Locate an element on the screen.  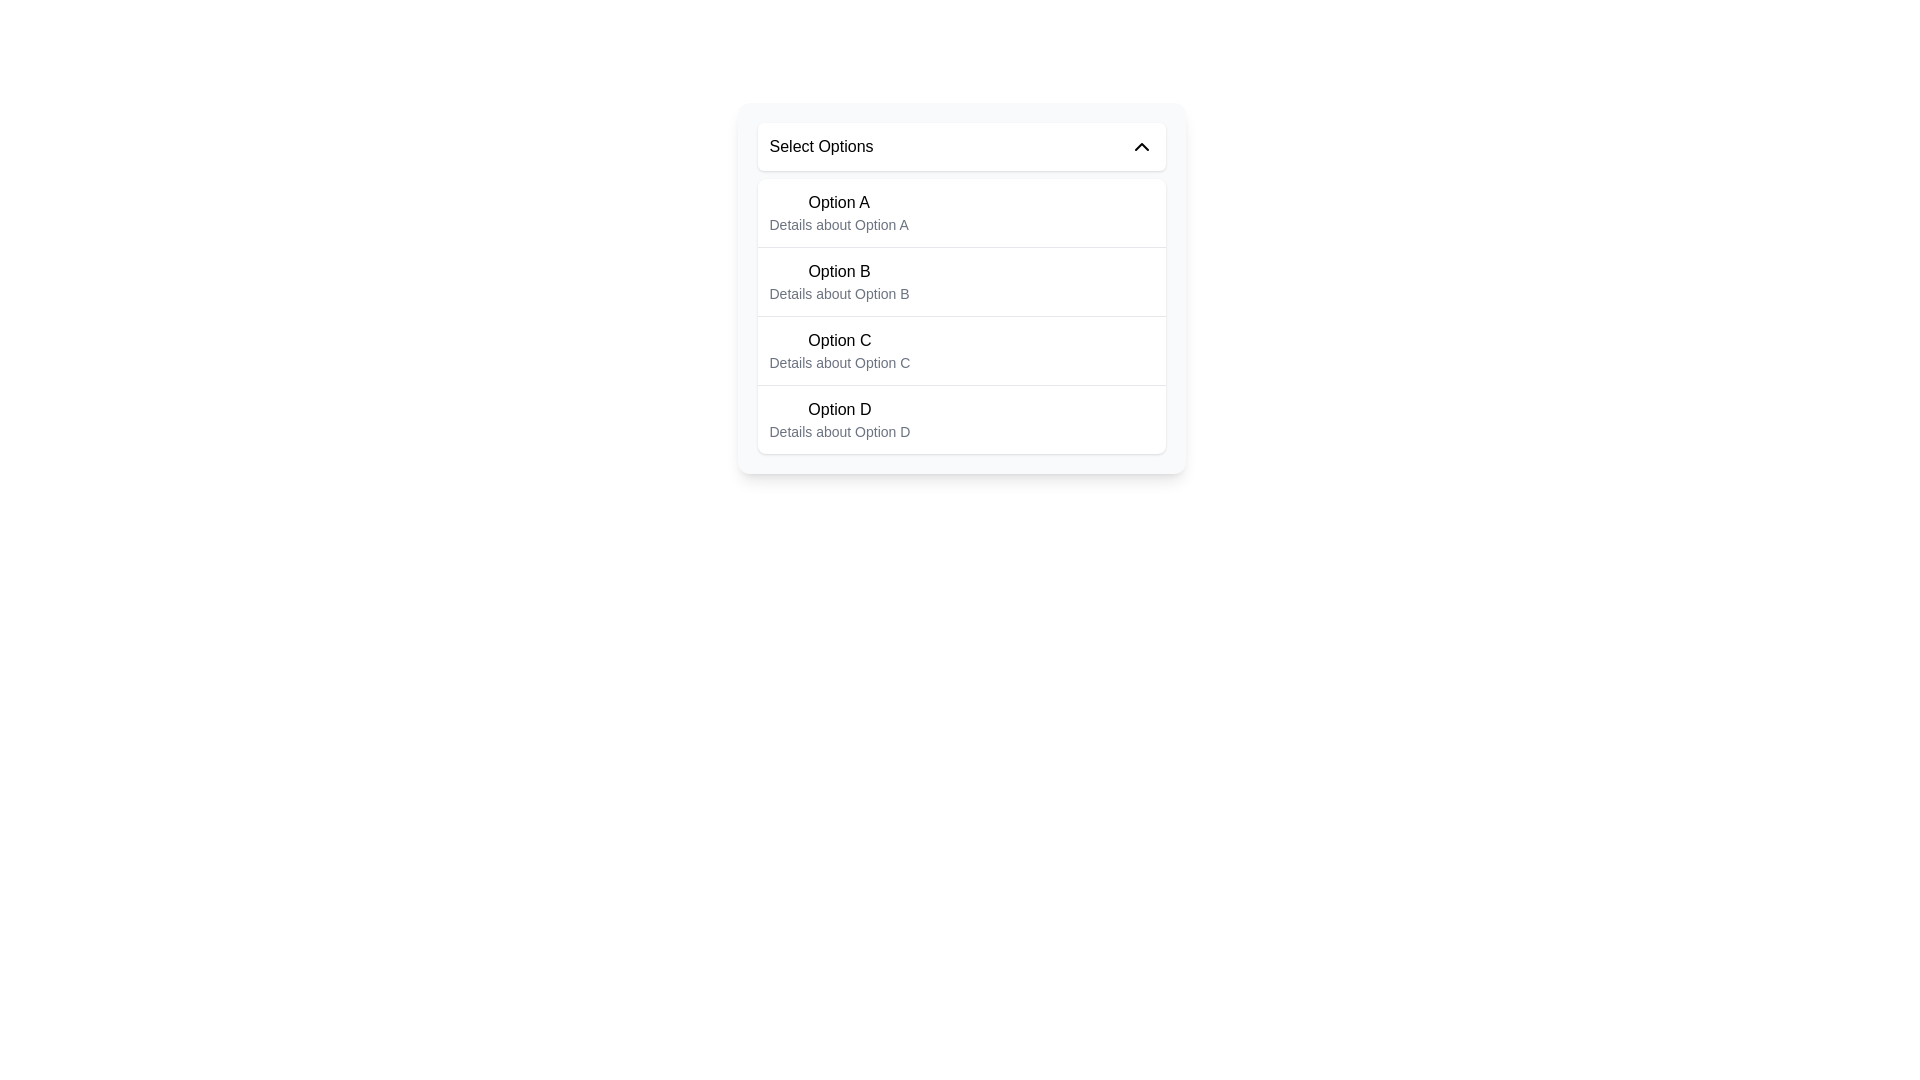
the selectable list item titled 'Option C' is located at coordinates (961, 349).